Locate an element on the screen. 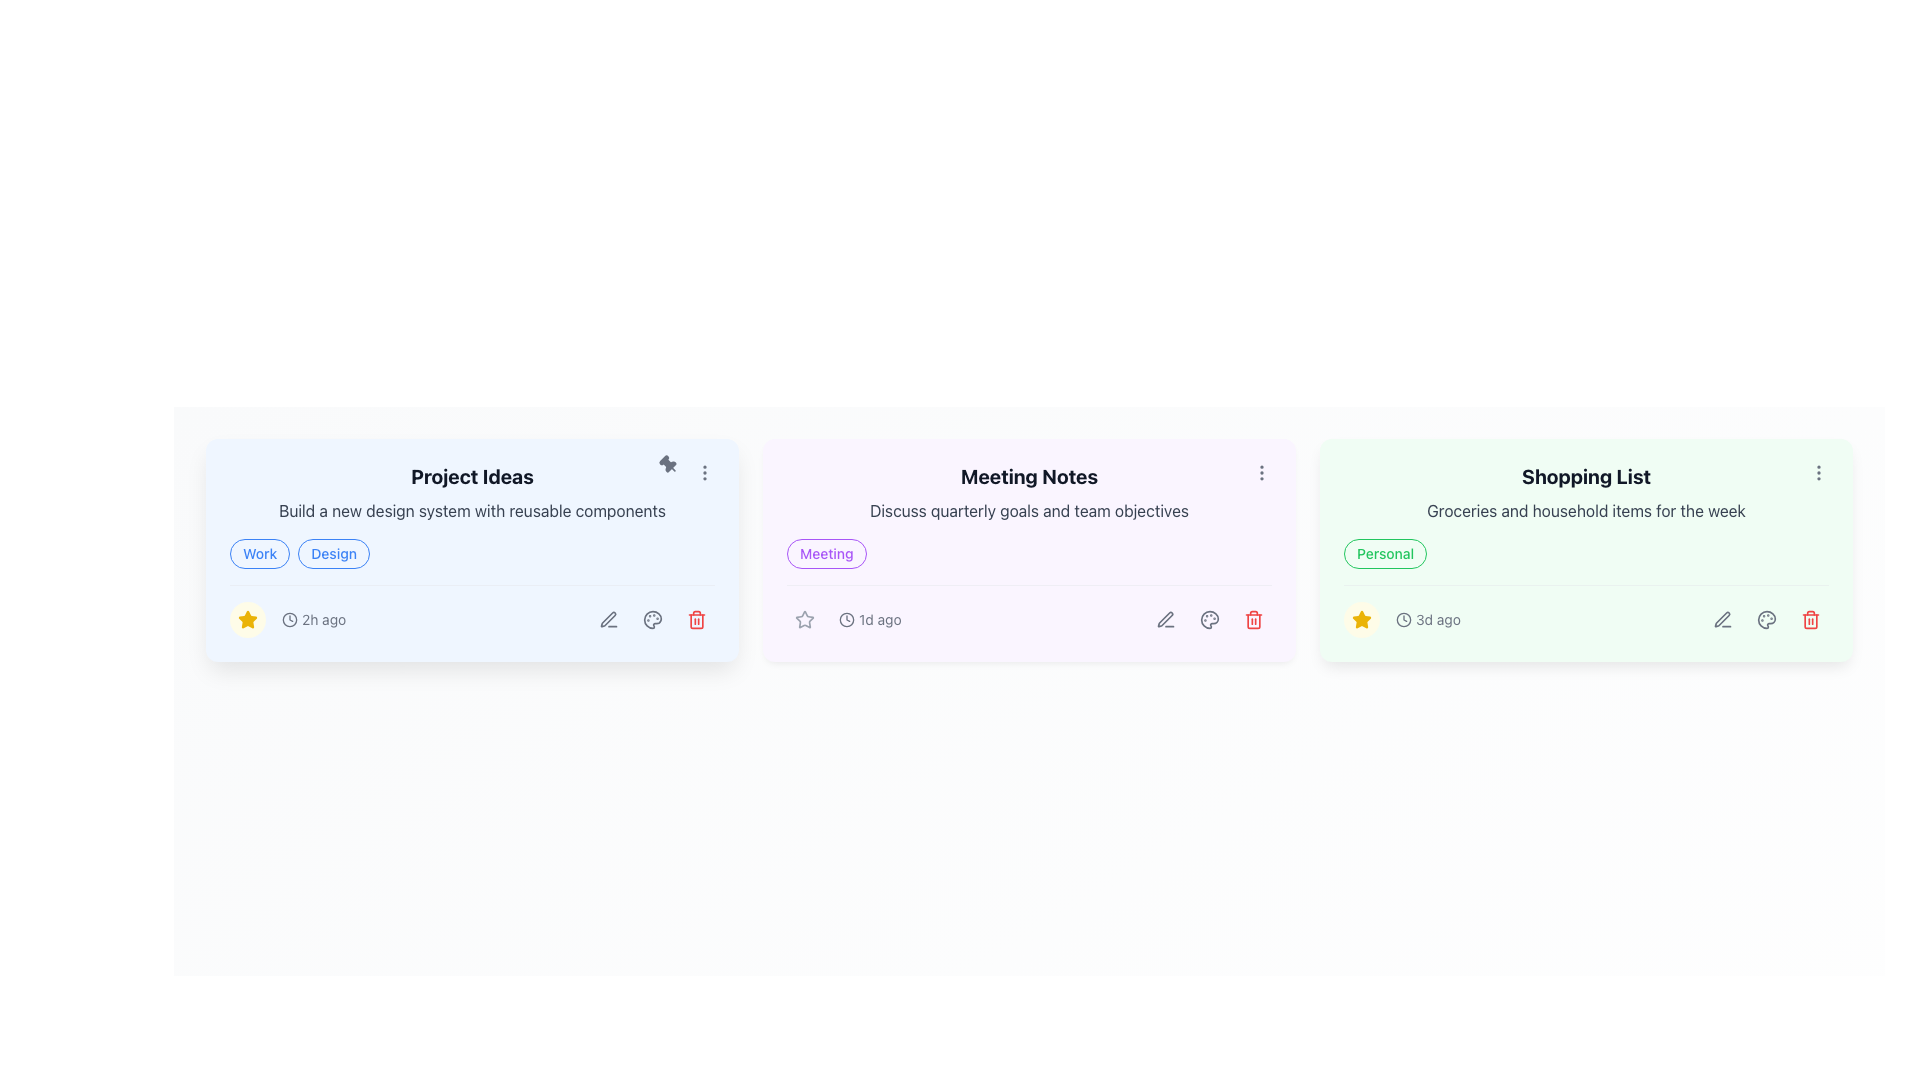 This screenshot has height=1080, width=1920. the favorite button located at the bottom left of the 'Project Ideas' card is located at coordinates (247, 619).